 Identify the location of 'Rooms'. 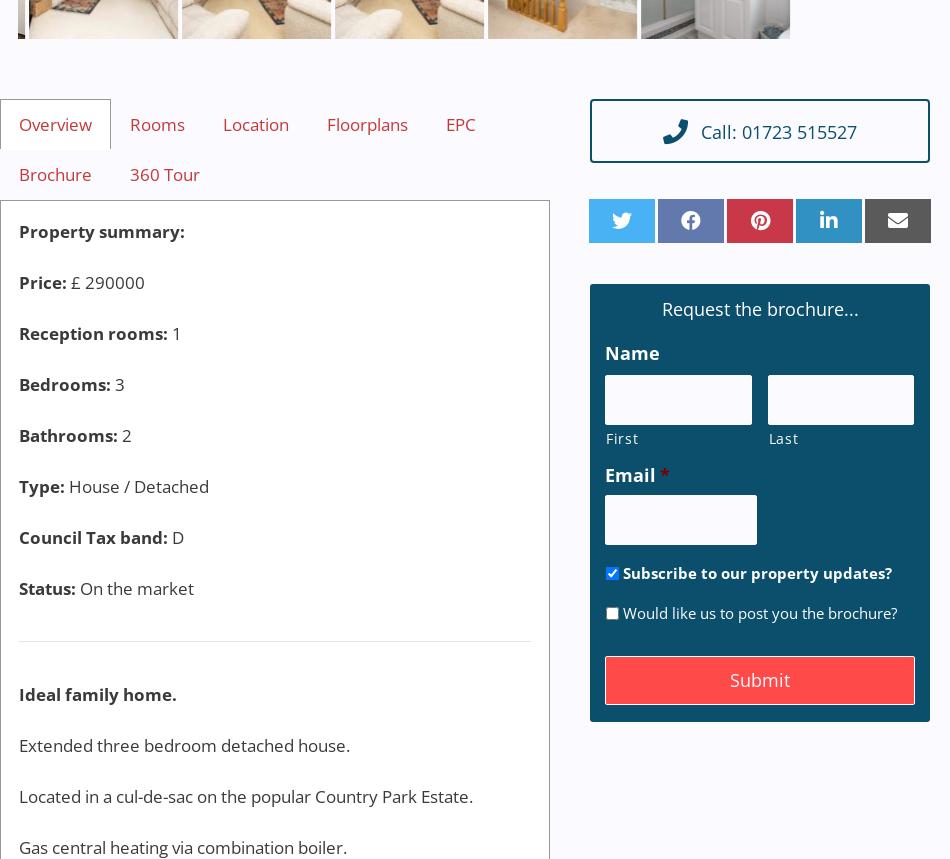
(157, 123).